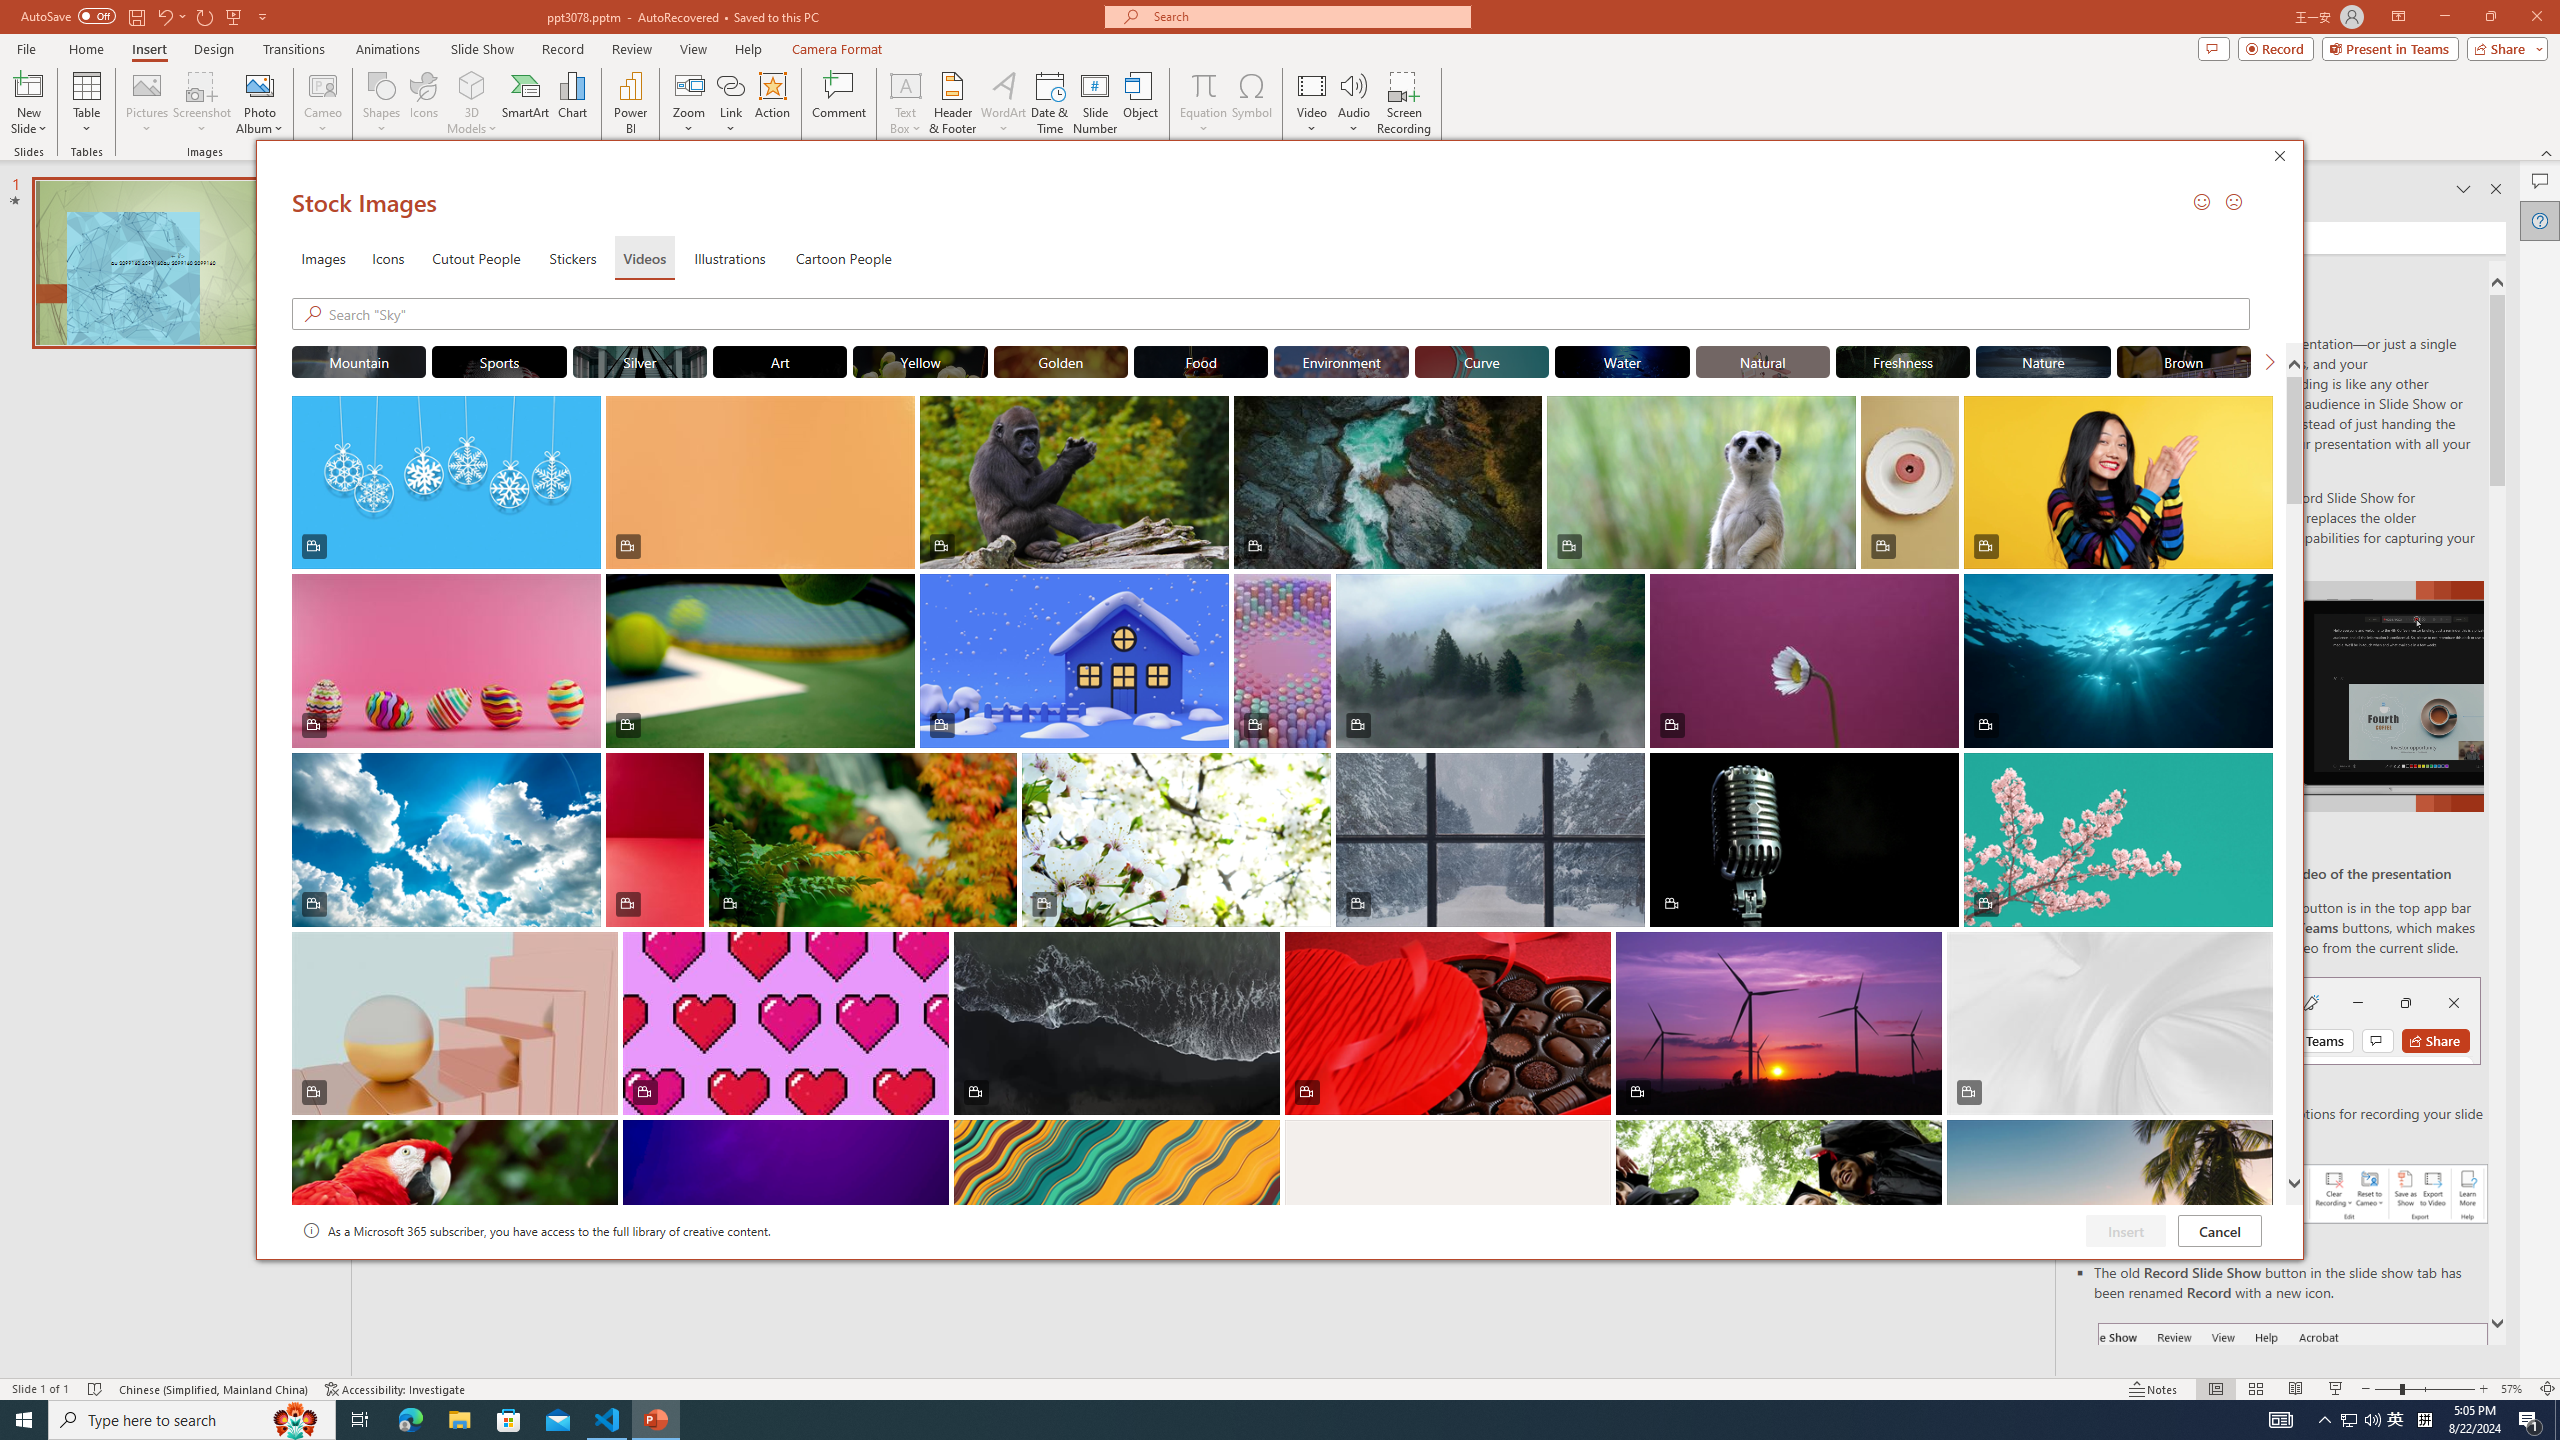 The height and width of the screenshot is (1440, 2560). Describe the element at coordinates (572, 256) in the screenshot. I see `'Stickers'` at that location.